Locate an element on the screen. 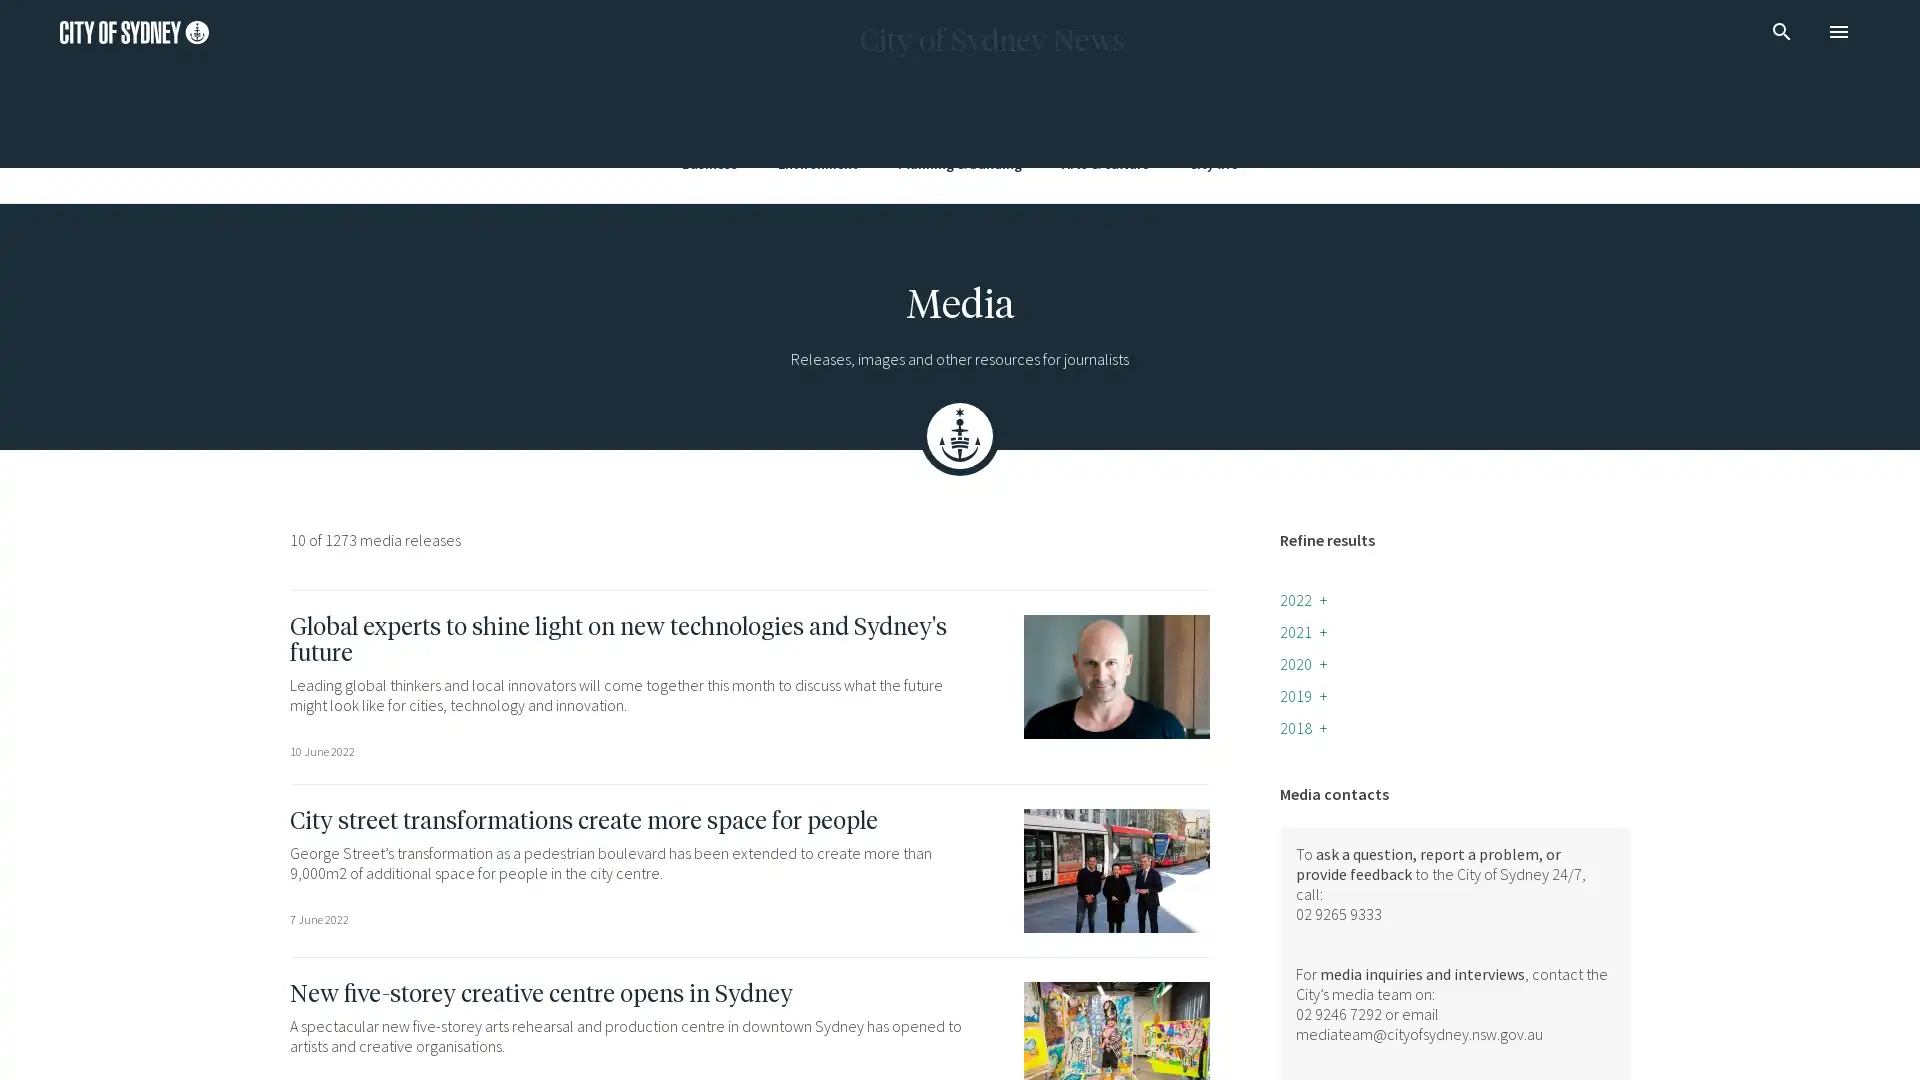 This screenshot has height=1080, width=1920. 2017+ is located at coordinates (1303, 759).